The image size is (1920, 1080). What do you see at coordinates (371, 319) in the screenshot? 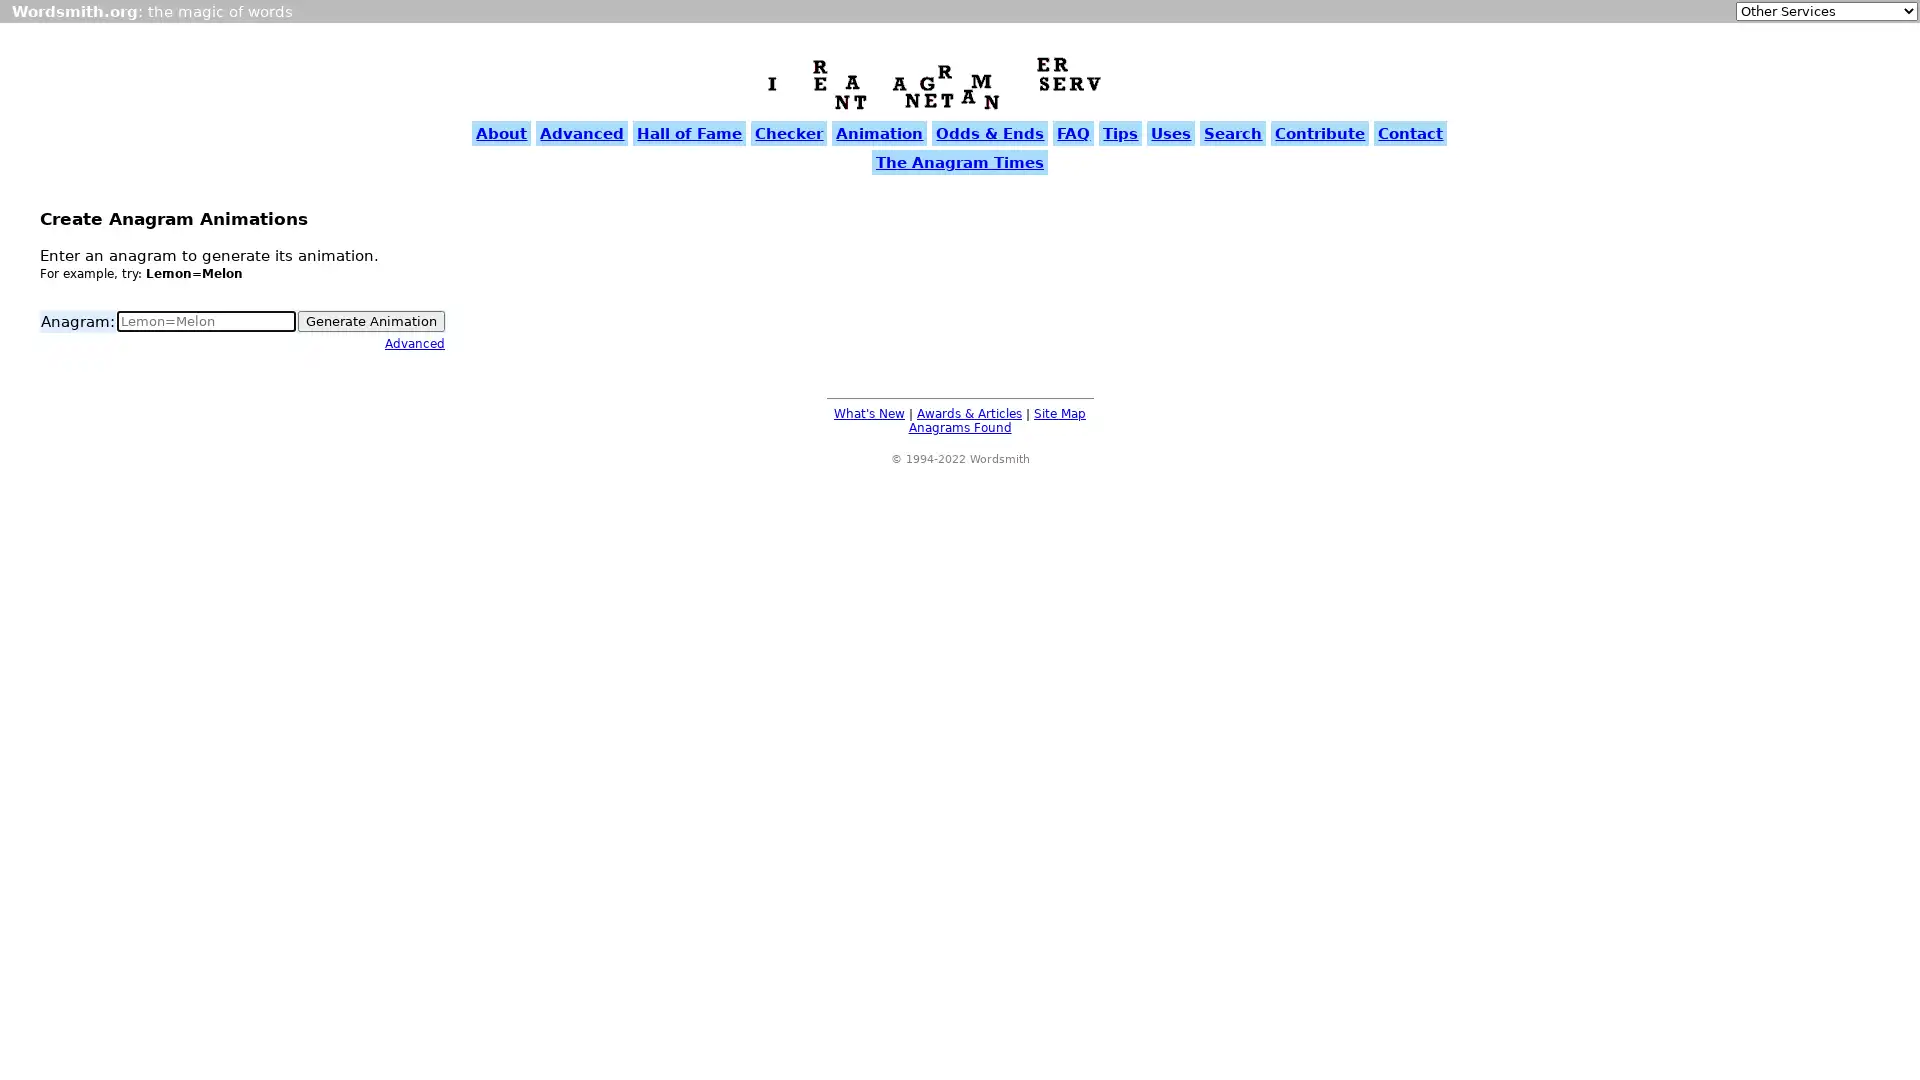
I see `Generate Animation` at bounding box center [371, 319].